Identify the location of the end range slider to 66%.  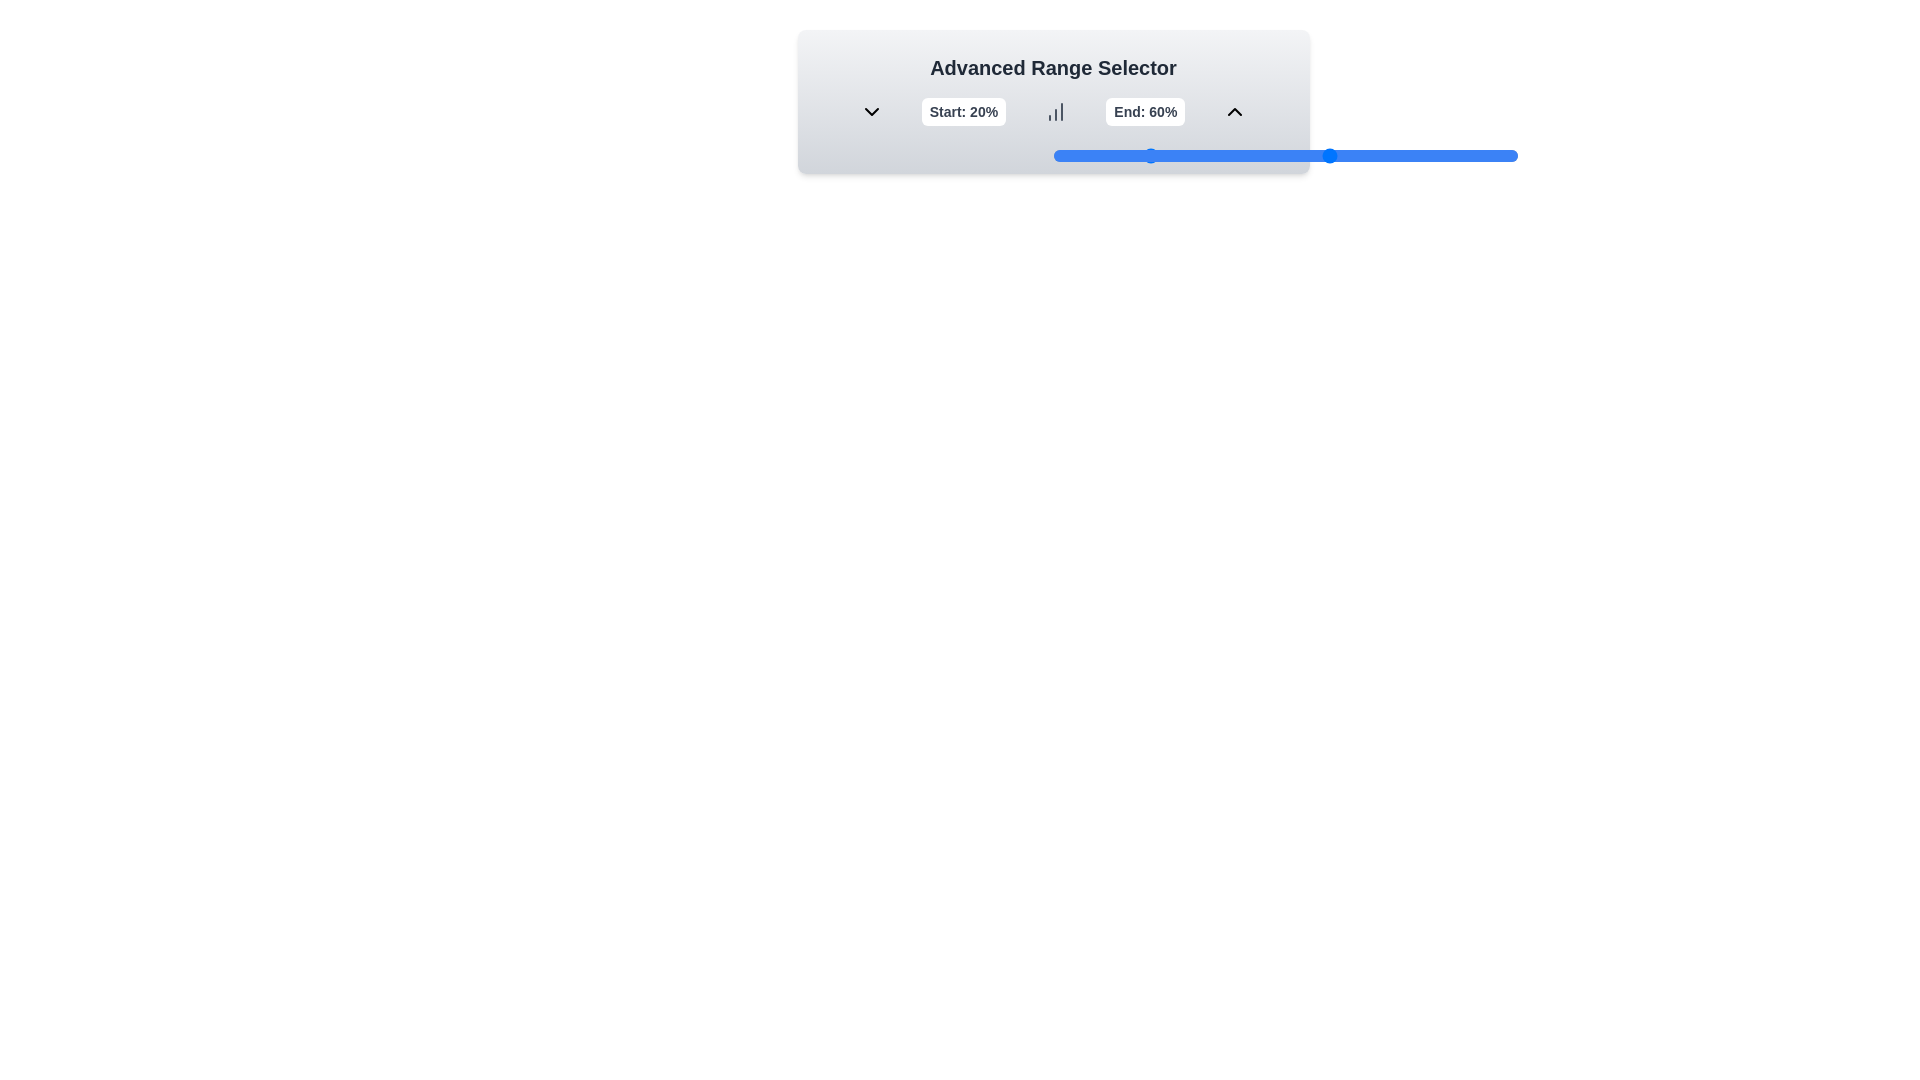
(1359, 154).